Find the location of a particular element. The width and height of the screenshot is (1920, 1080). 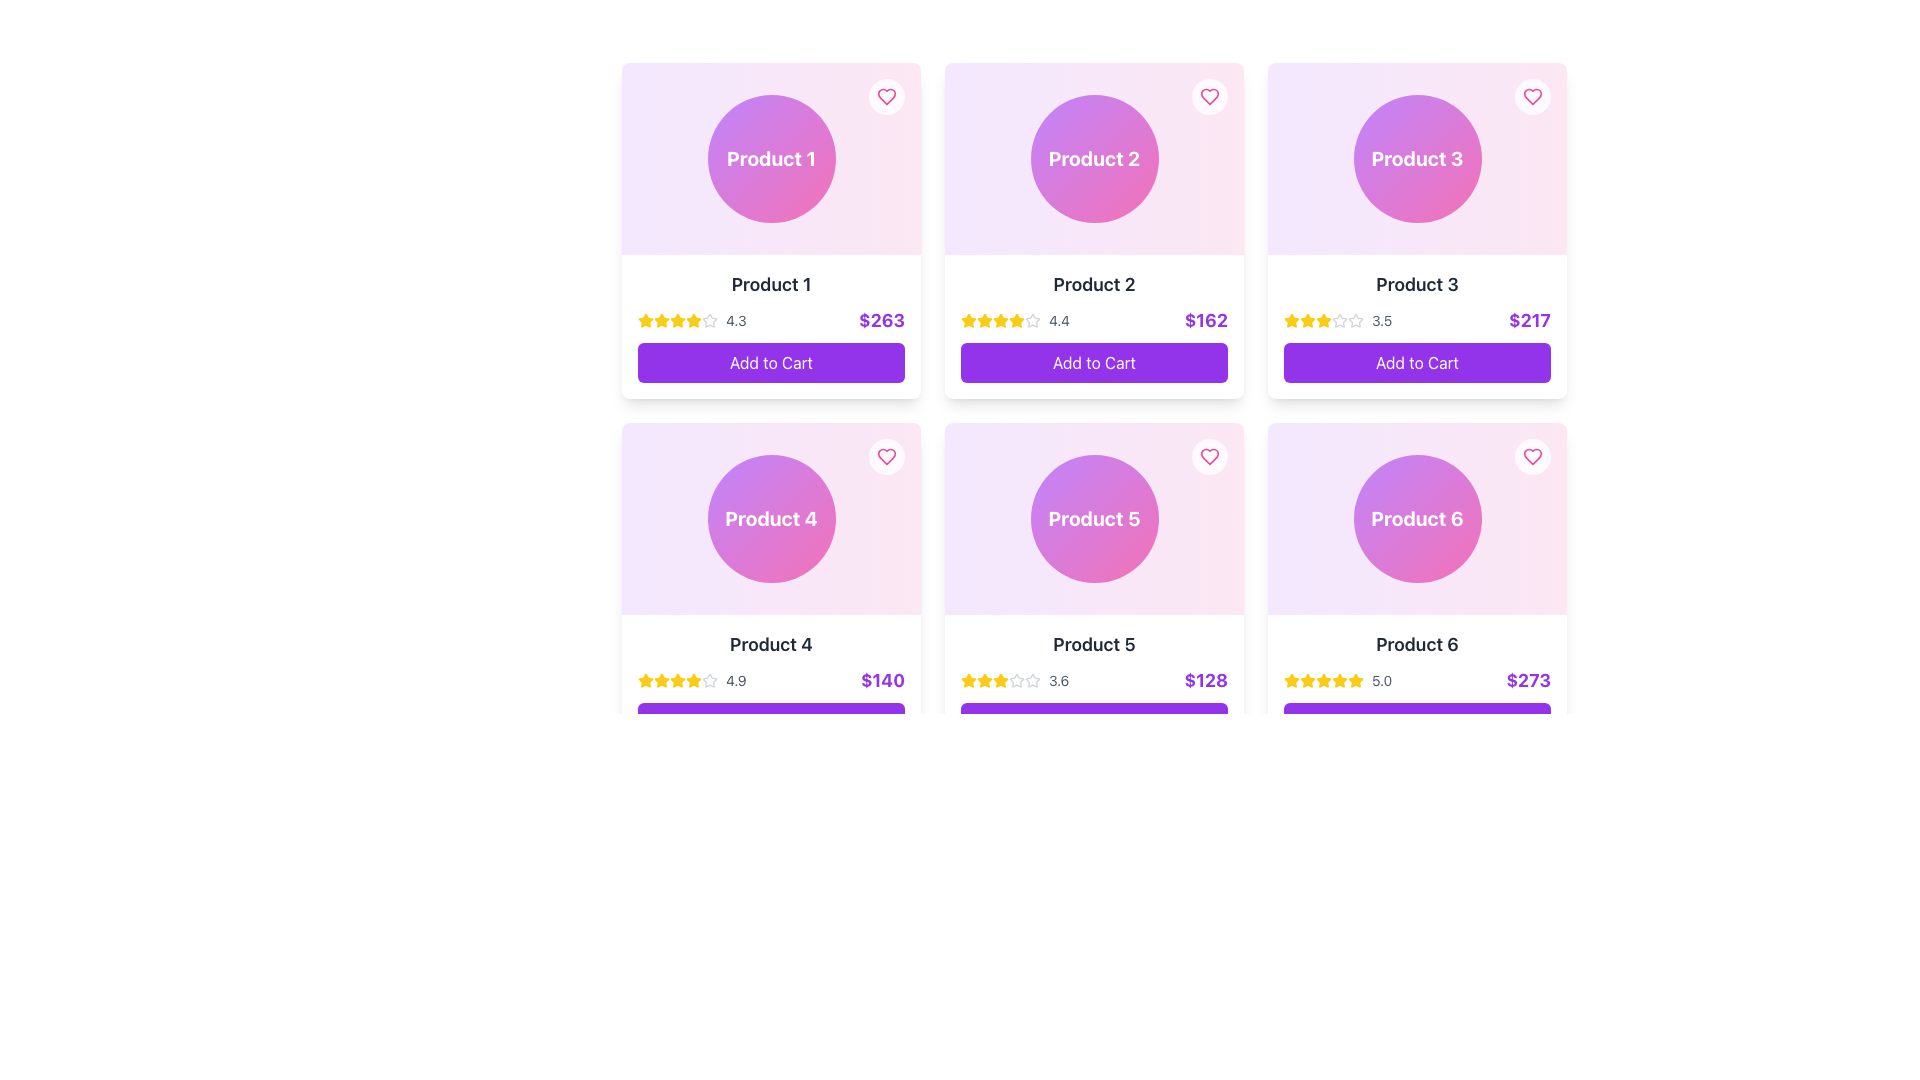

the first rating star icon representing the product 'Product 6' is located at coordinates (1291, 680).